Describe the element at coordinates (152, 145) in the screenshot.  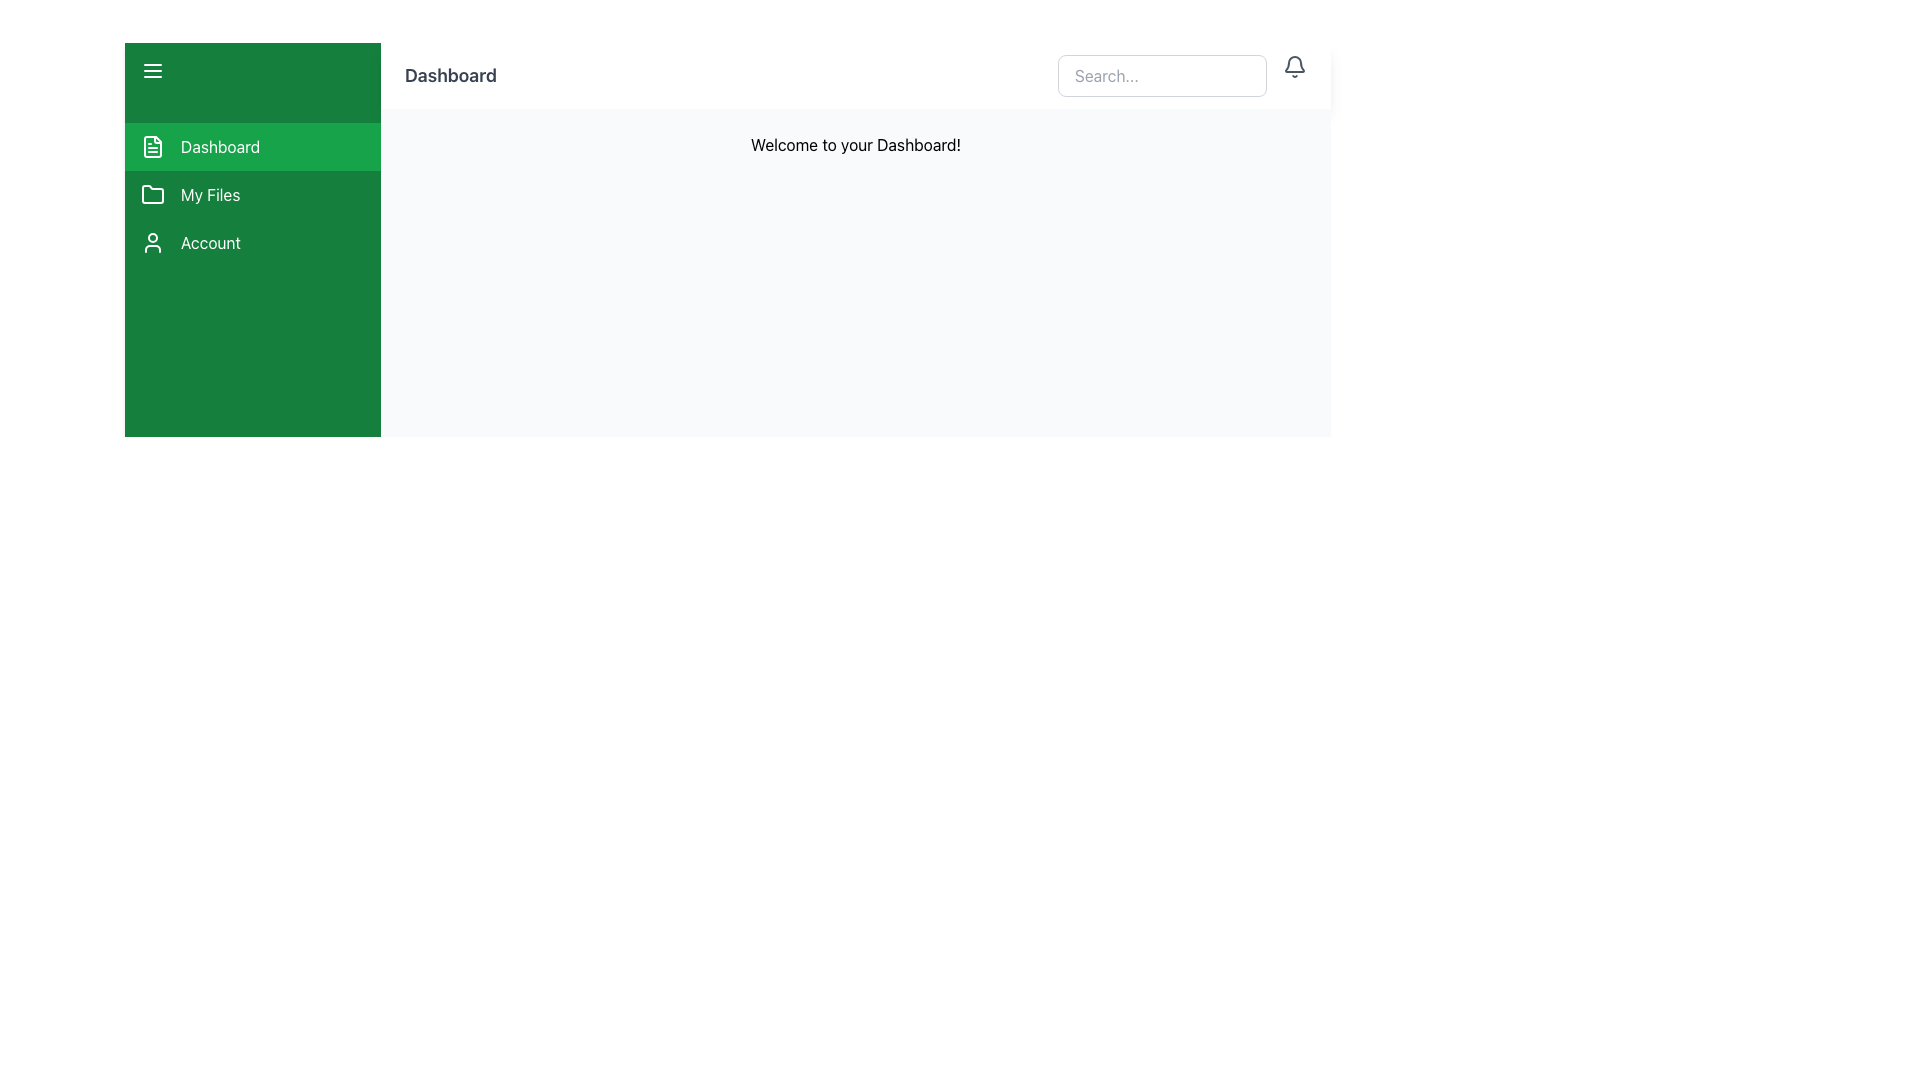
I see `the document icon in the green sidebar, which is positioned to the left of the 'Dashboard' label` at that location.